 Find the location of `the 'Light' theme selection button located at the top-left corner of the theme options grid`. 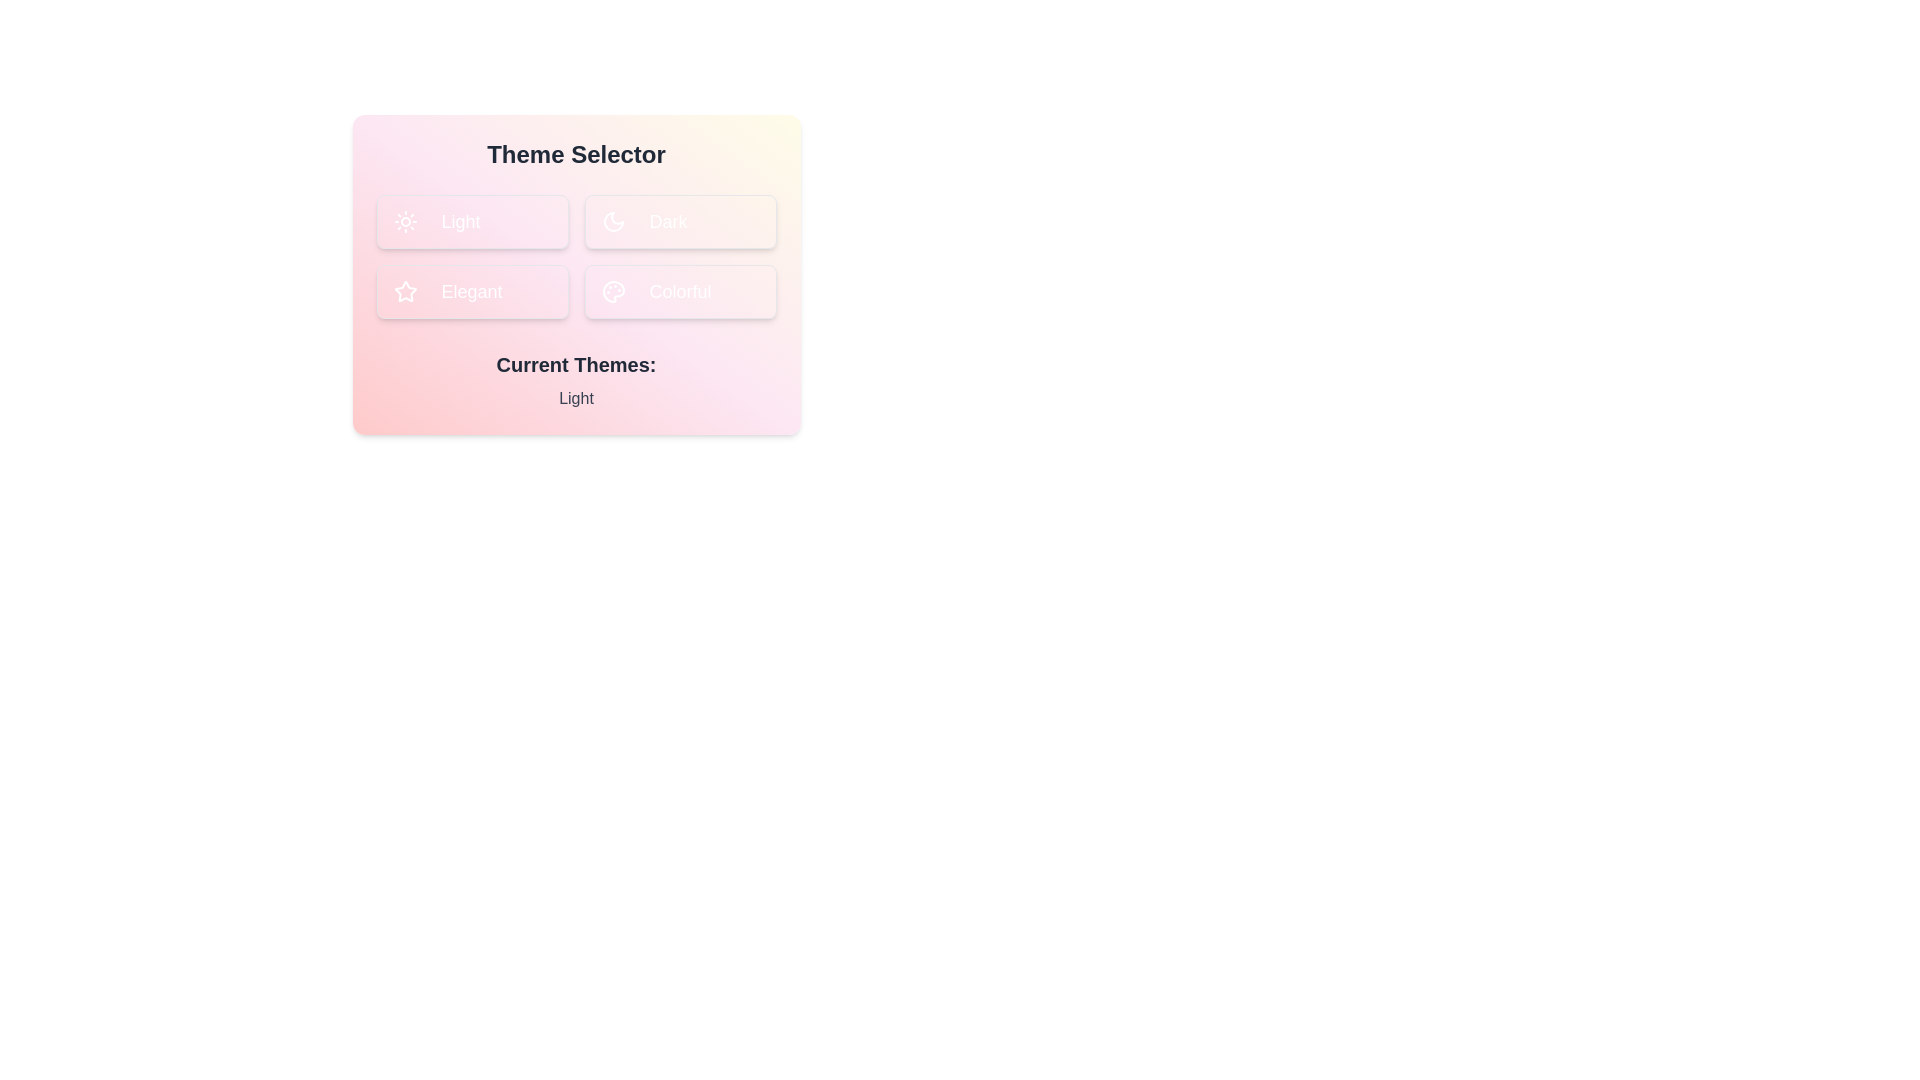

the 'Light' theme selection button located at the top-left corner of the theme options grid is located at coordinates (471, 222).